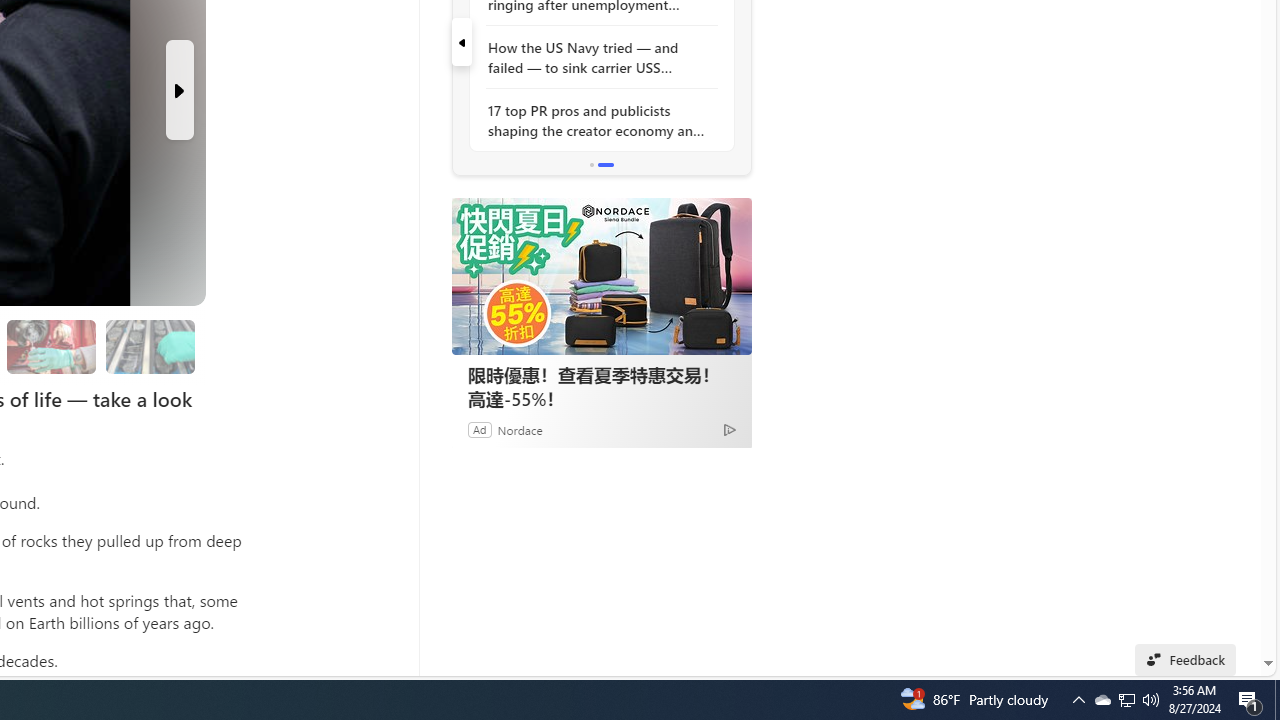 This screenshot has width=1280, height=720. I want to click on 'Researchers are still studying the samples', so click(148, 345).